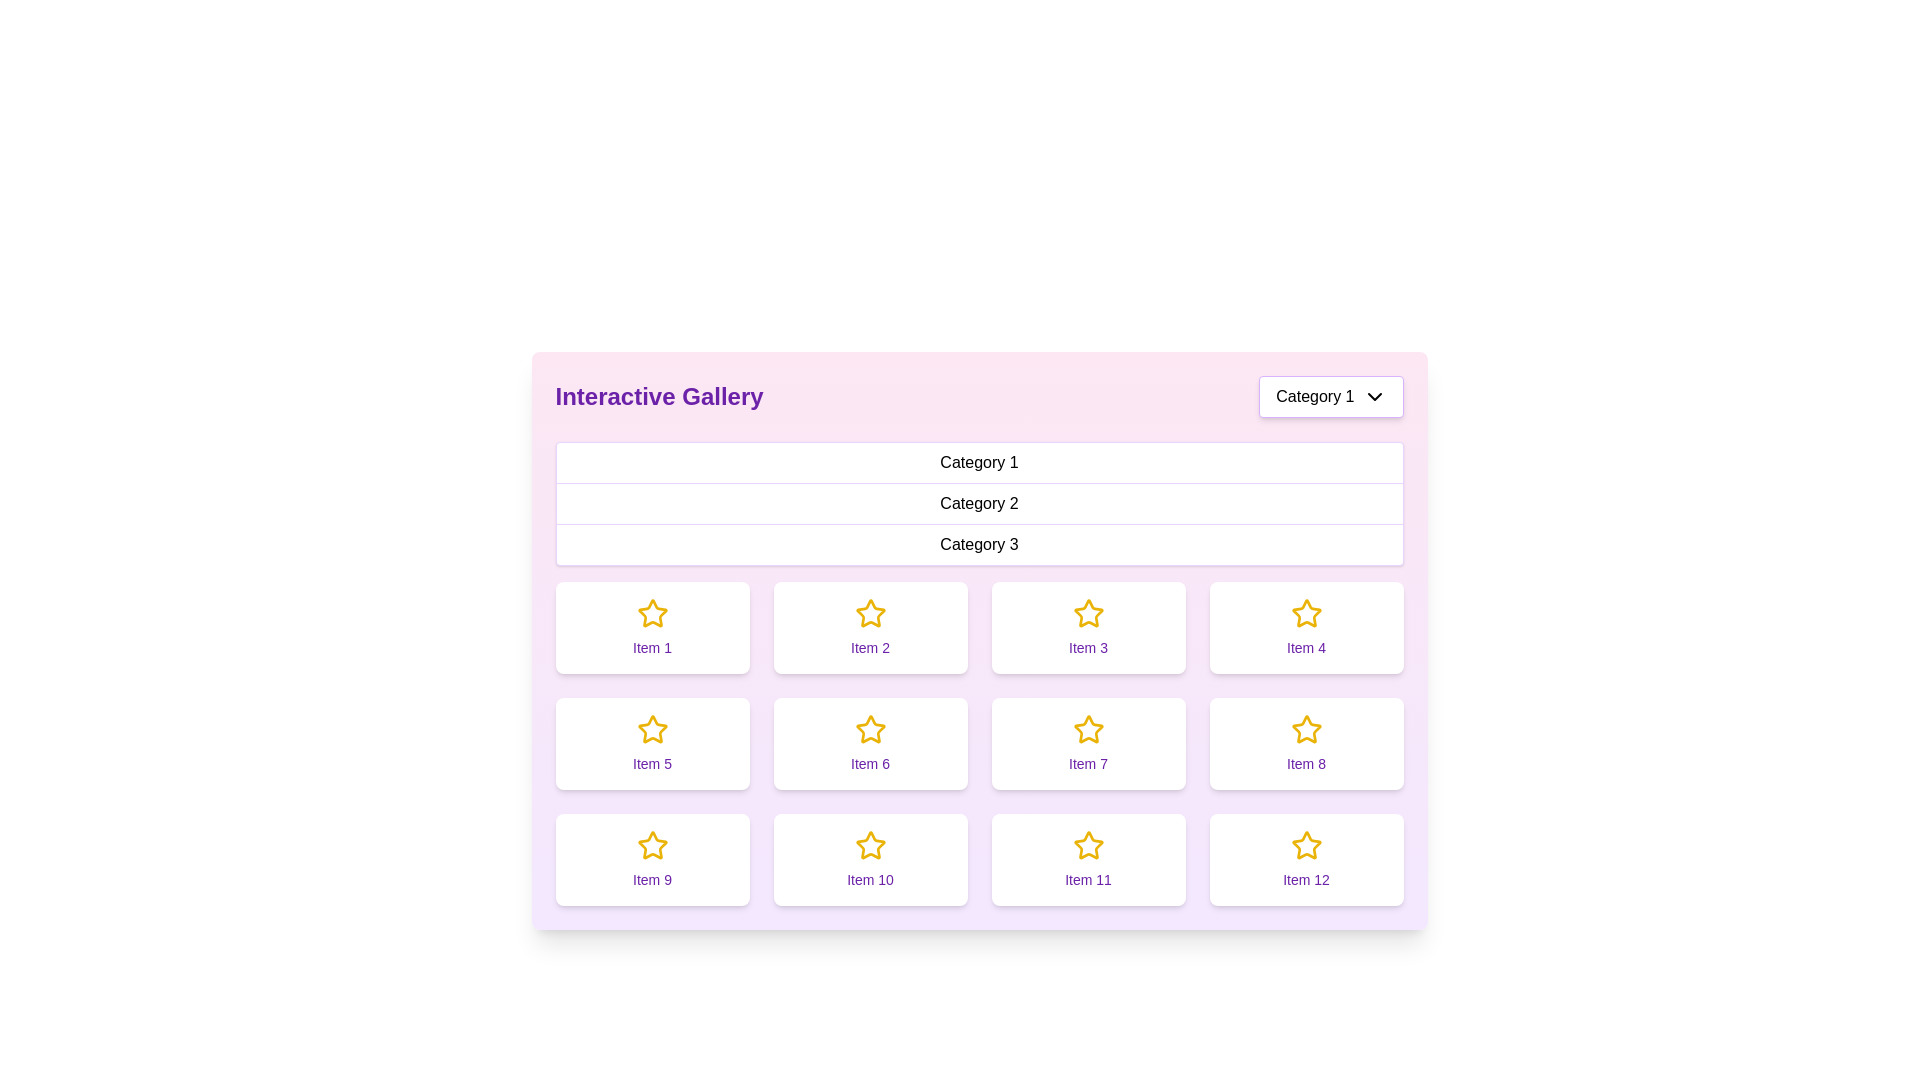 The image size is (1920, 1080). What do you see at coordinates (870, 729) in the screenshot?
I see `the sixth star icon, which is a yellow star outline with a white interior, located in the second row, second column of the grid, to interact with it` at bounding box center [870, 729].